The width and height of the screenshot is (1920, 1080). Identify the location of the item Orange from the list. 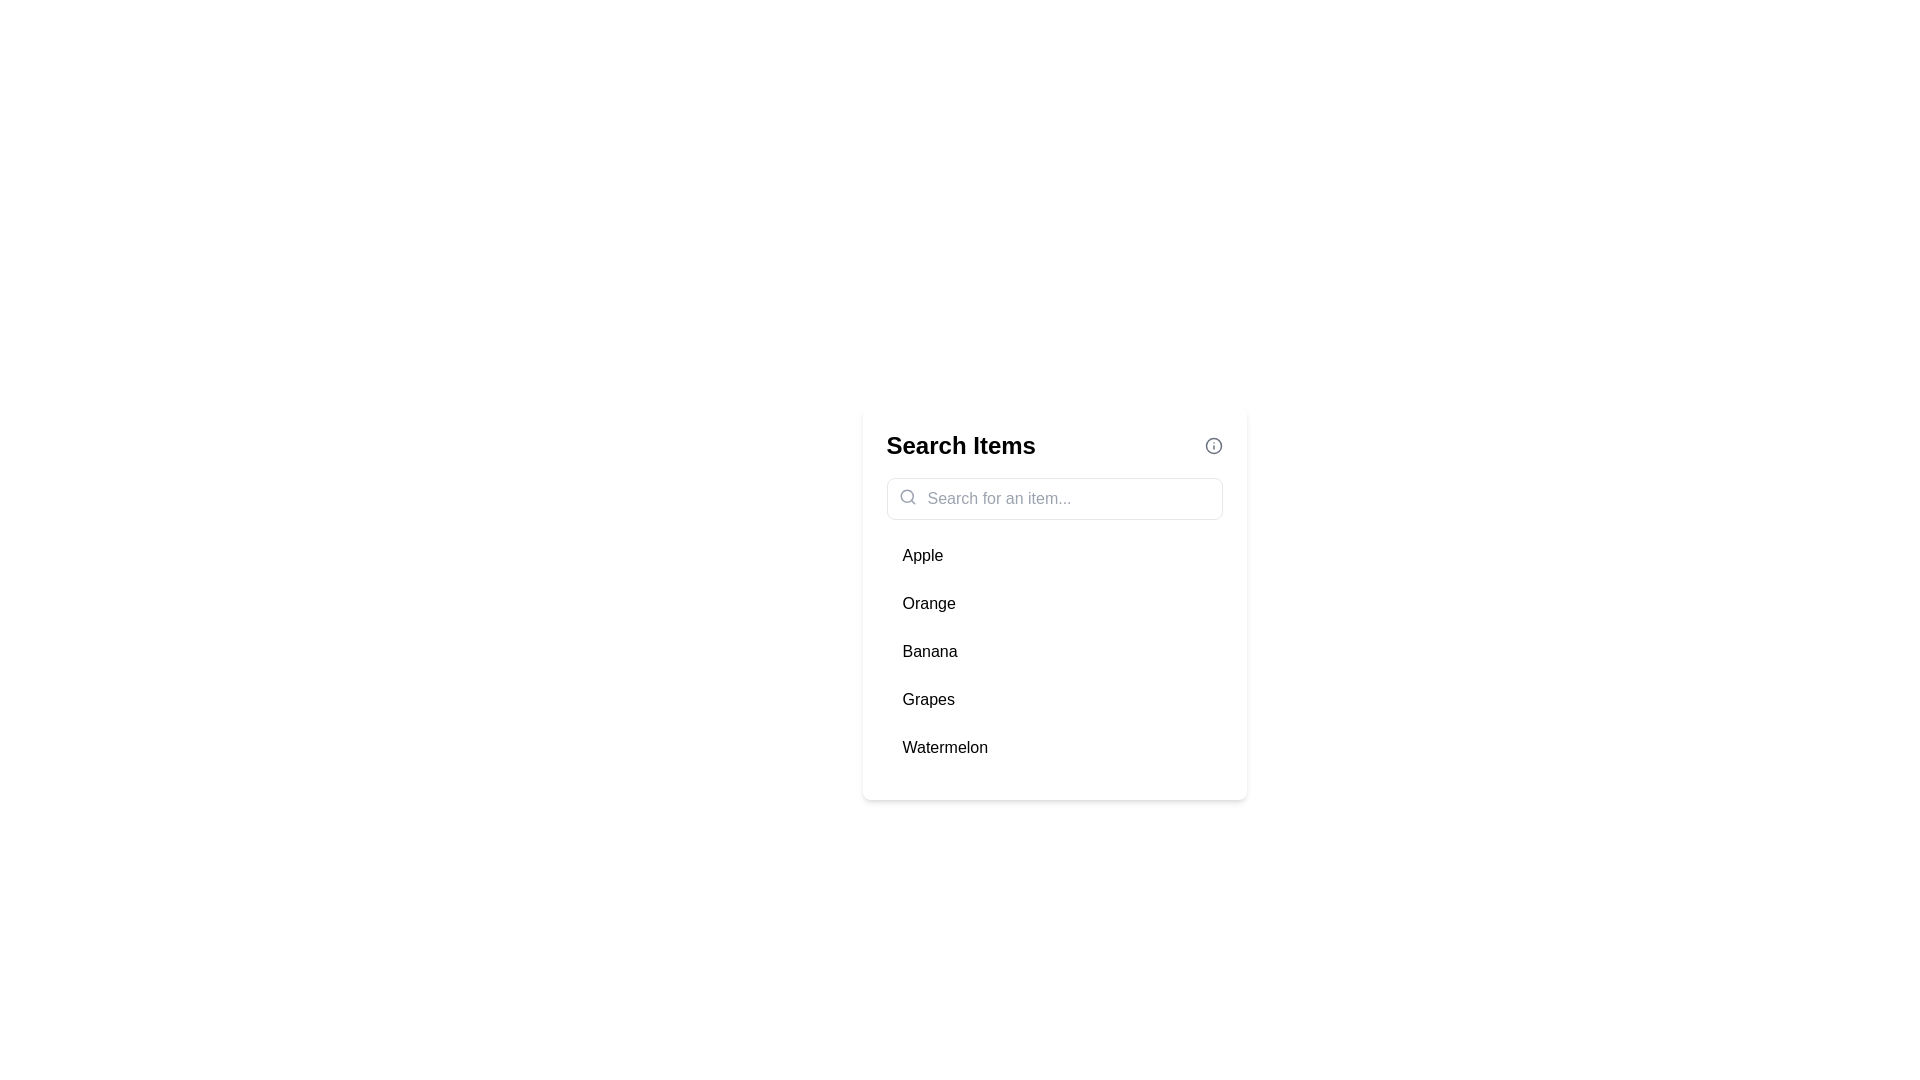
(1053, 603).